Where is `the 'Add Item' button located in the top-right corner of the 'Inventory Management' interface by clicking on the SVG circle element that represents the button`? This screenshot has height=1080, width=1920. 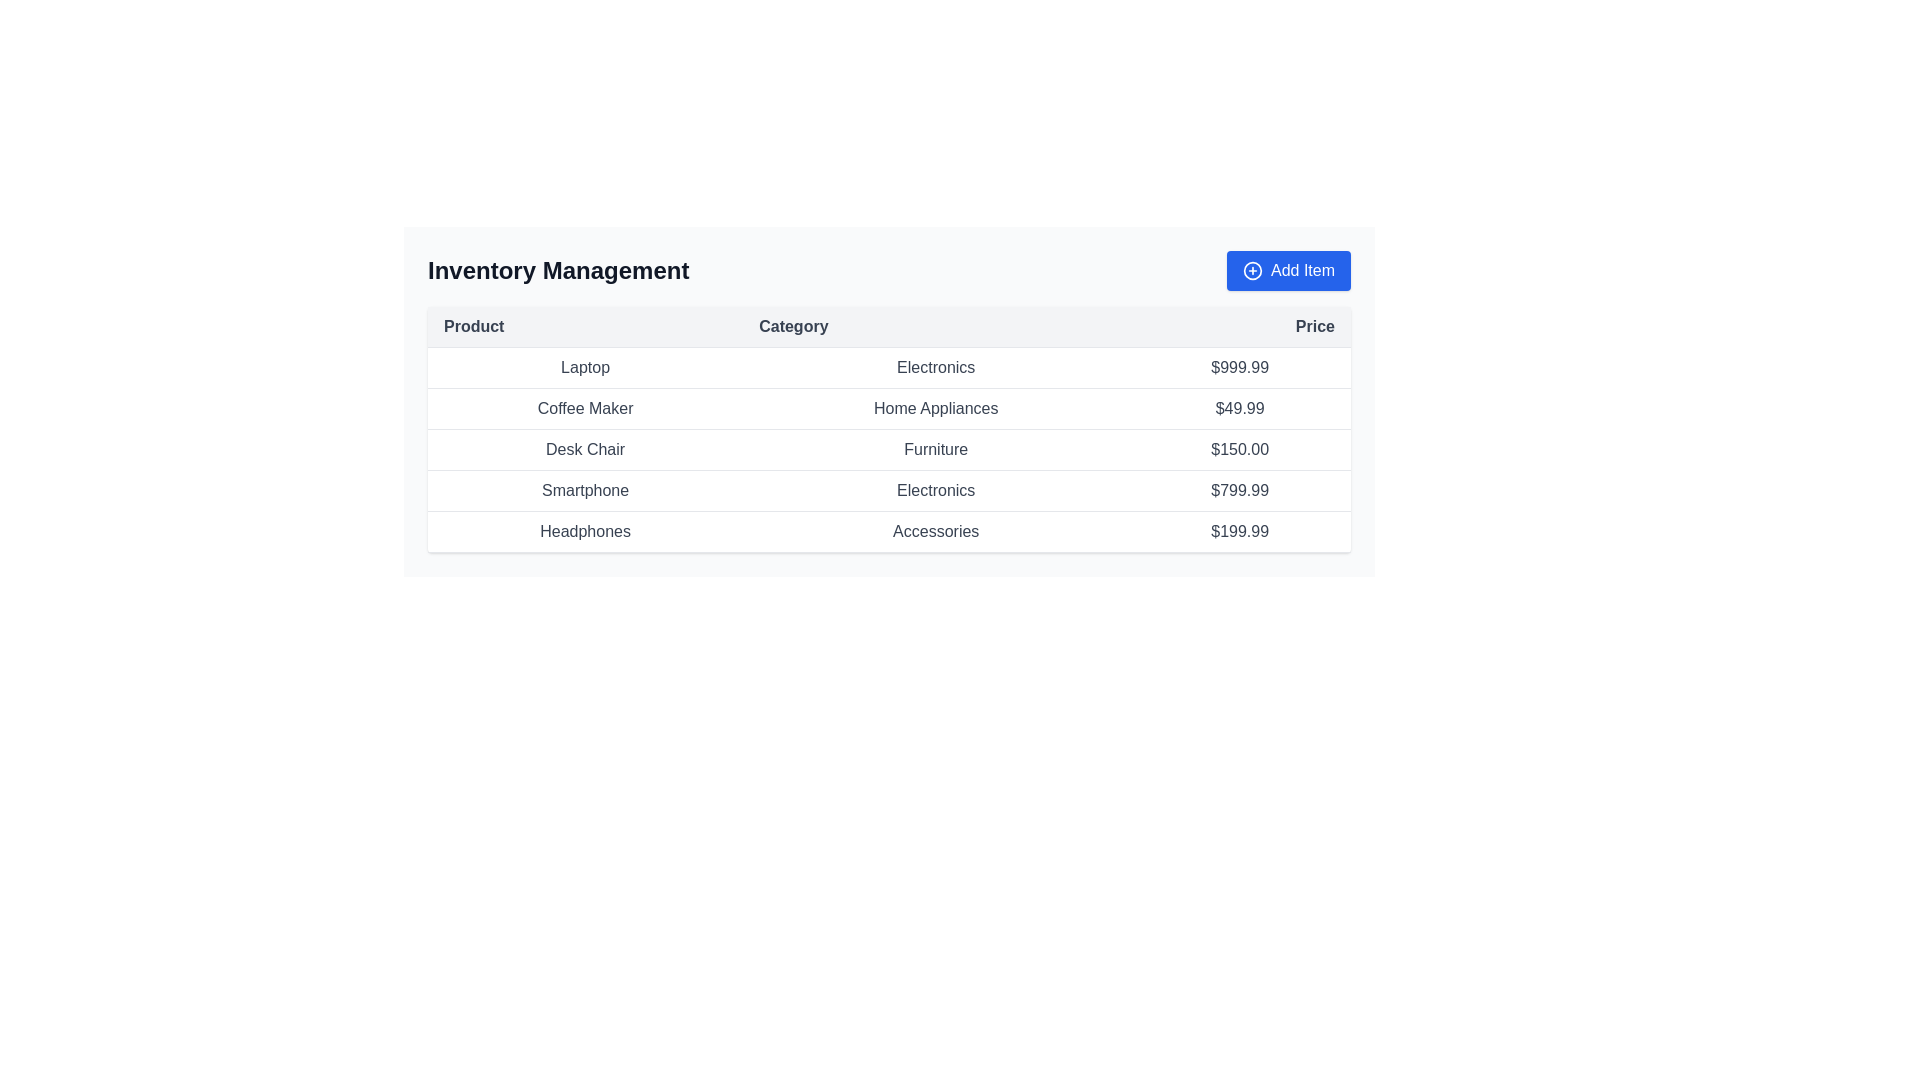 the 'Add Item' button located in the top-right corner of the 'Inventory Management' interface by clicking on the SVG circle element that represents the button is located at coordinates (1251, 270).